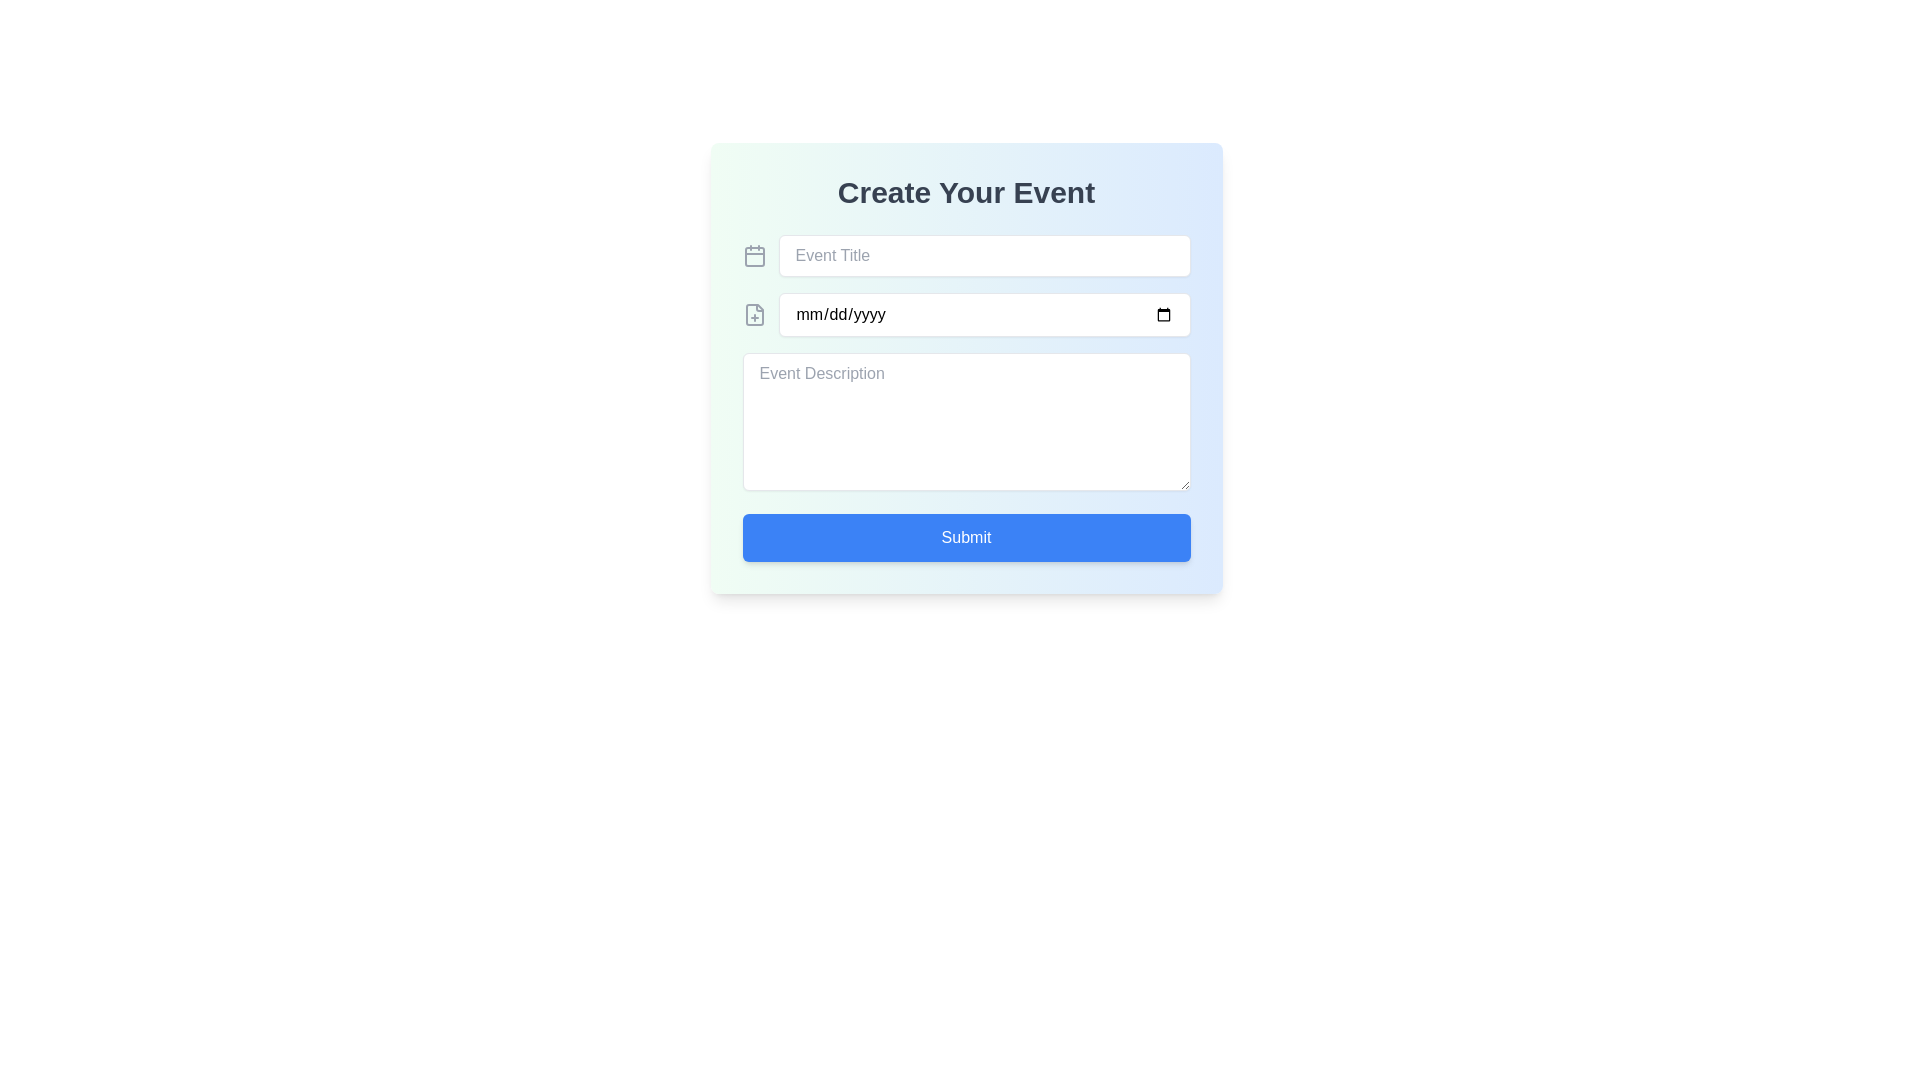 This screenshot has width=1920, height=1080. I want to click on the calendar icon located to the left of the 'Event Title' input field in the 'Create Your Event' form, so click(753, 254).